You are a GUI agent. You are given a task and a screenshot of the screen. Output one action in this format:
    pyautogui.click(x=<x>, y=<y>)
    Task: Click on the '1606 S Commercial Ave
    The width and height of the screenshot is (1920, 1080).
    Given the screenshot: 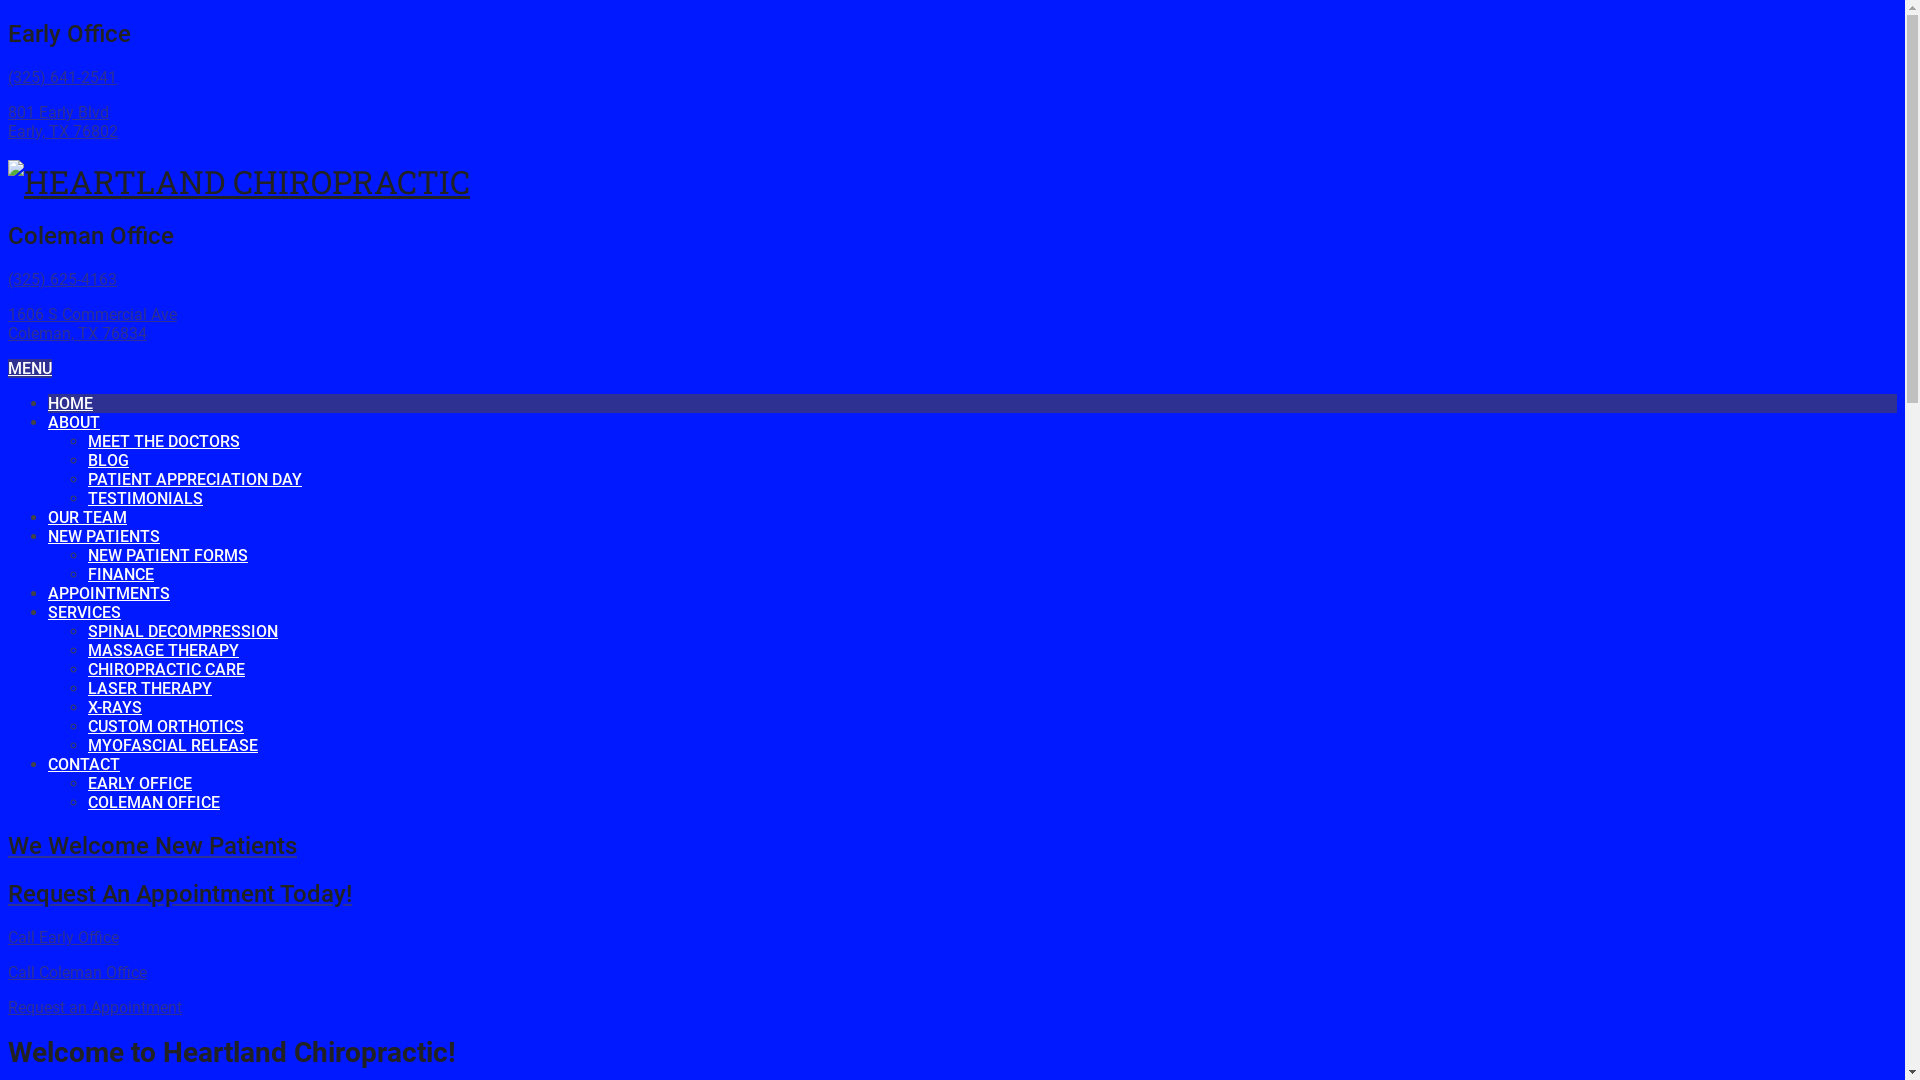 What is the action you would take?
    pyautogui.click(x=8, y=323)
    